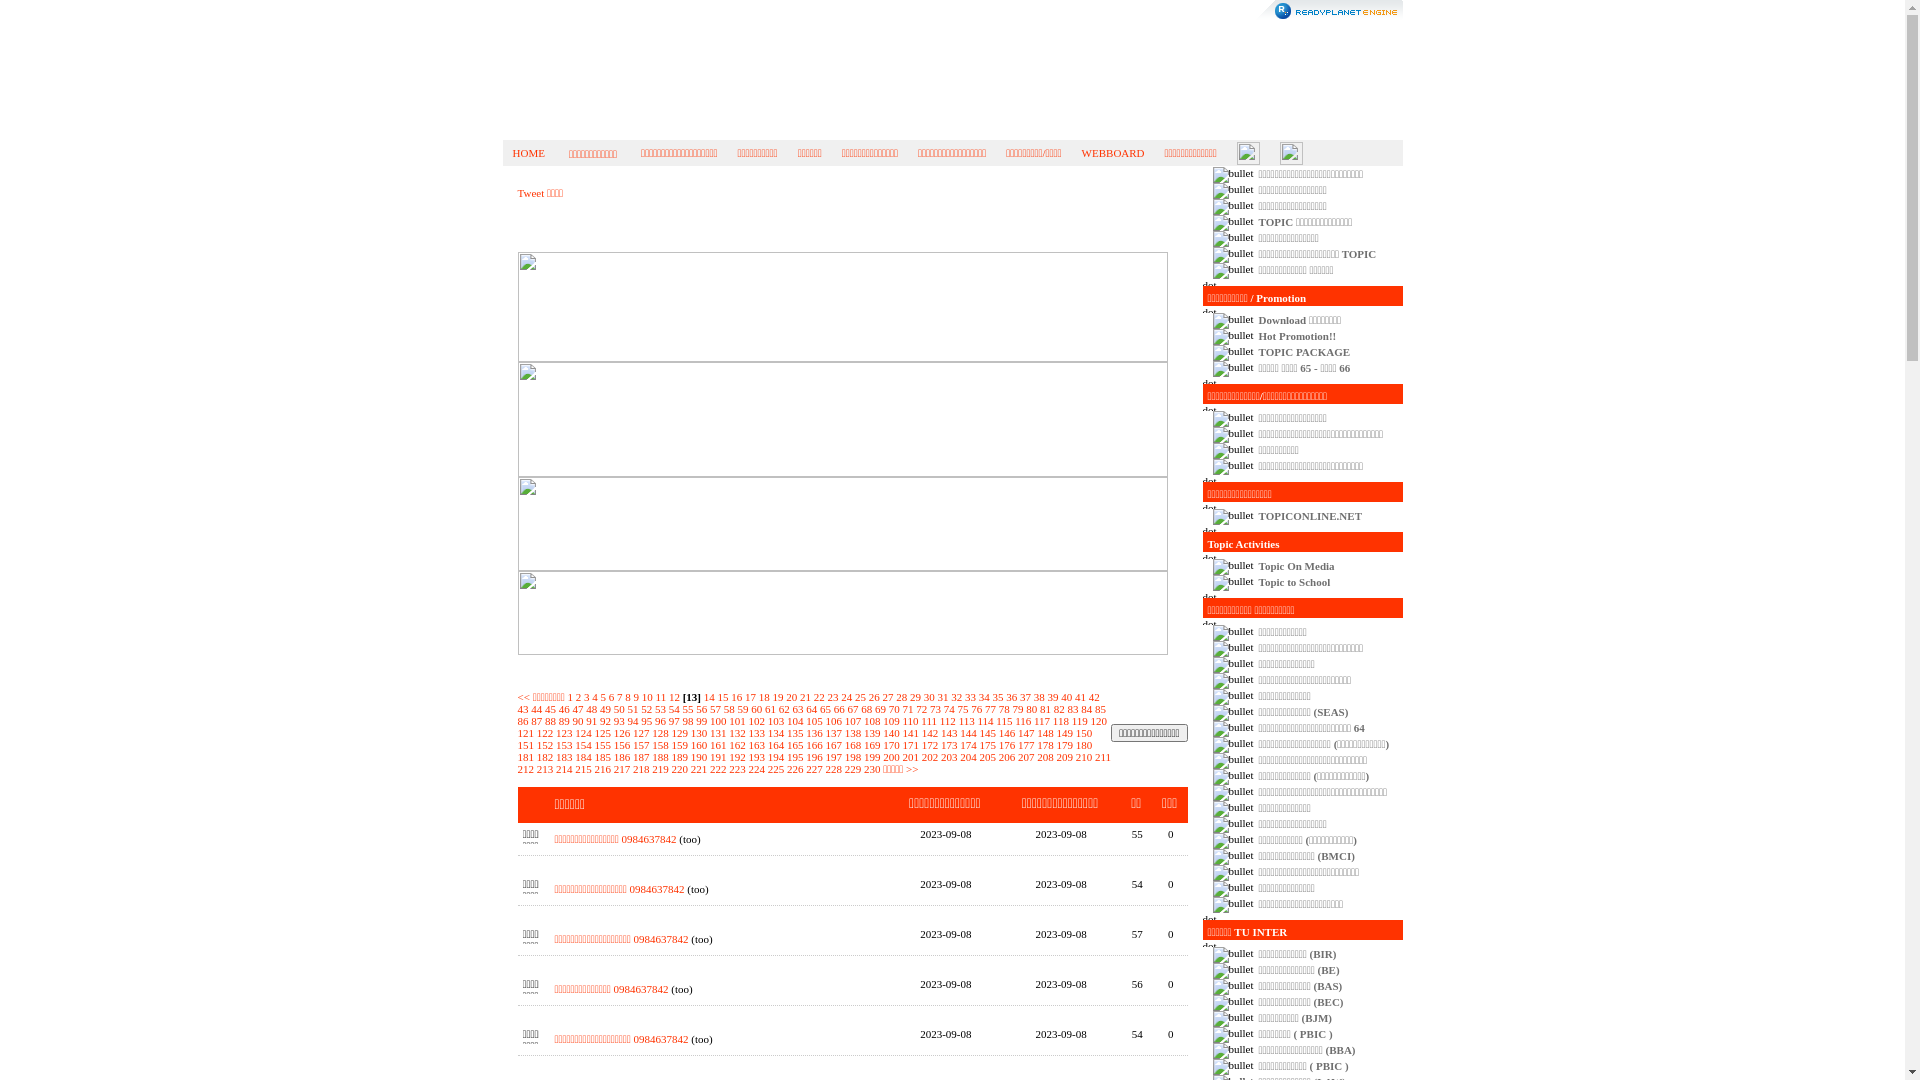  Describe the element at coordinates (920, 721) in the screenshot. I see `'111'` at that location.